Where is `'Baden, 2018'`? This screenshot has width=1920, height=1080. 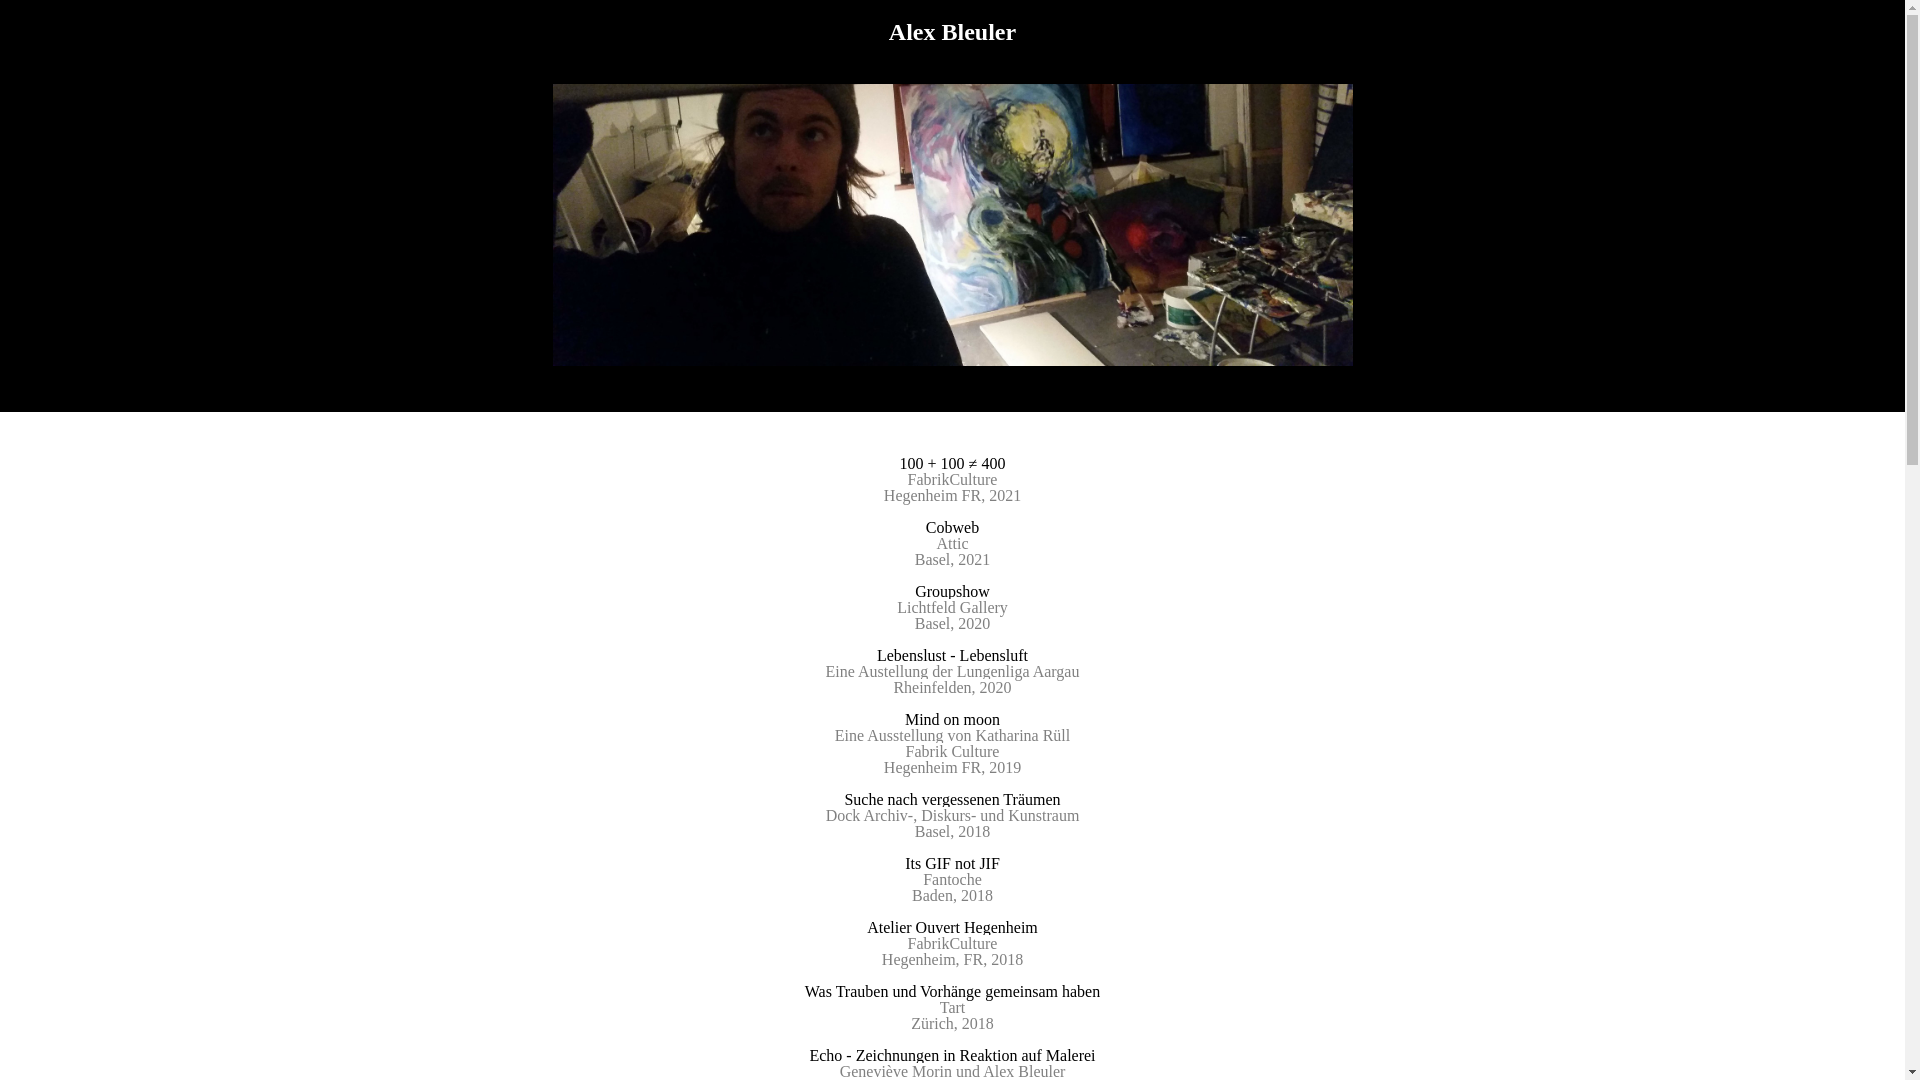 'Baden, 2018' is located at coordinates (951, 894).